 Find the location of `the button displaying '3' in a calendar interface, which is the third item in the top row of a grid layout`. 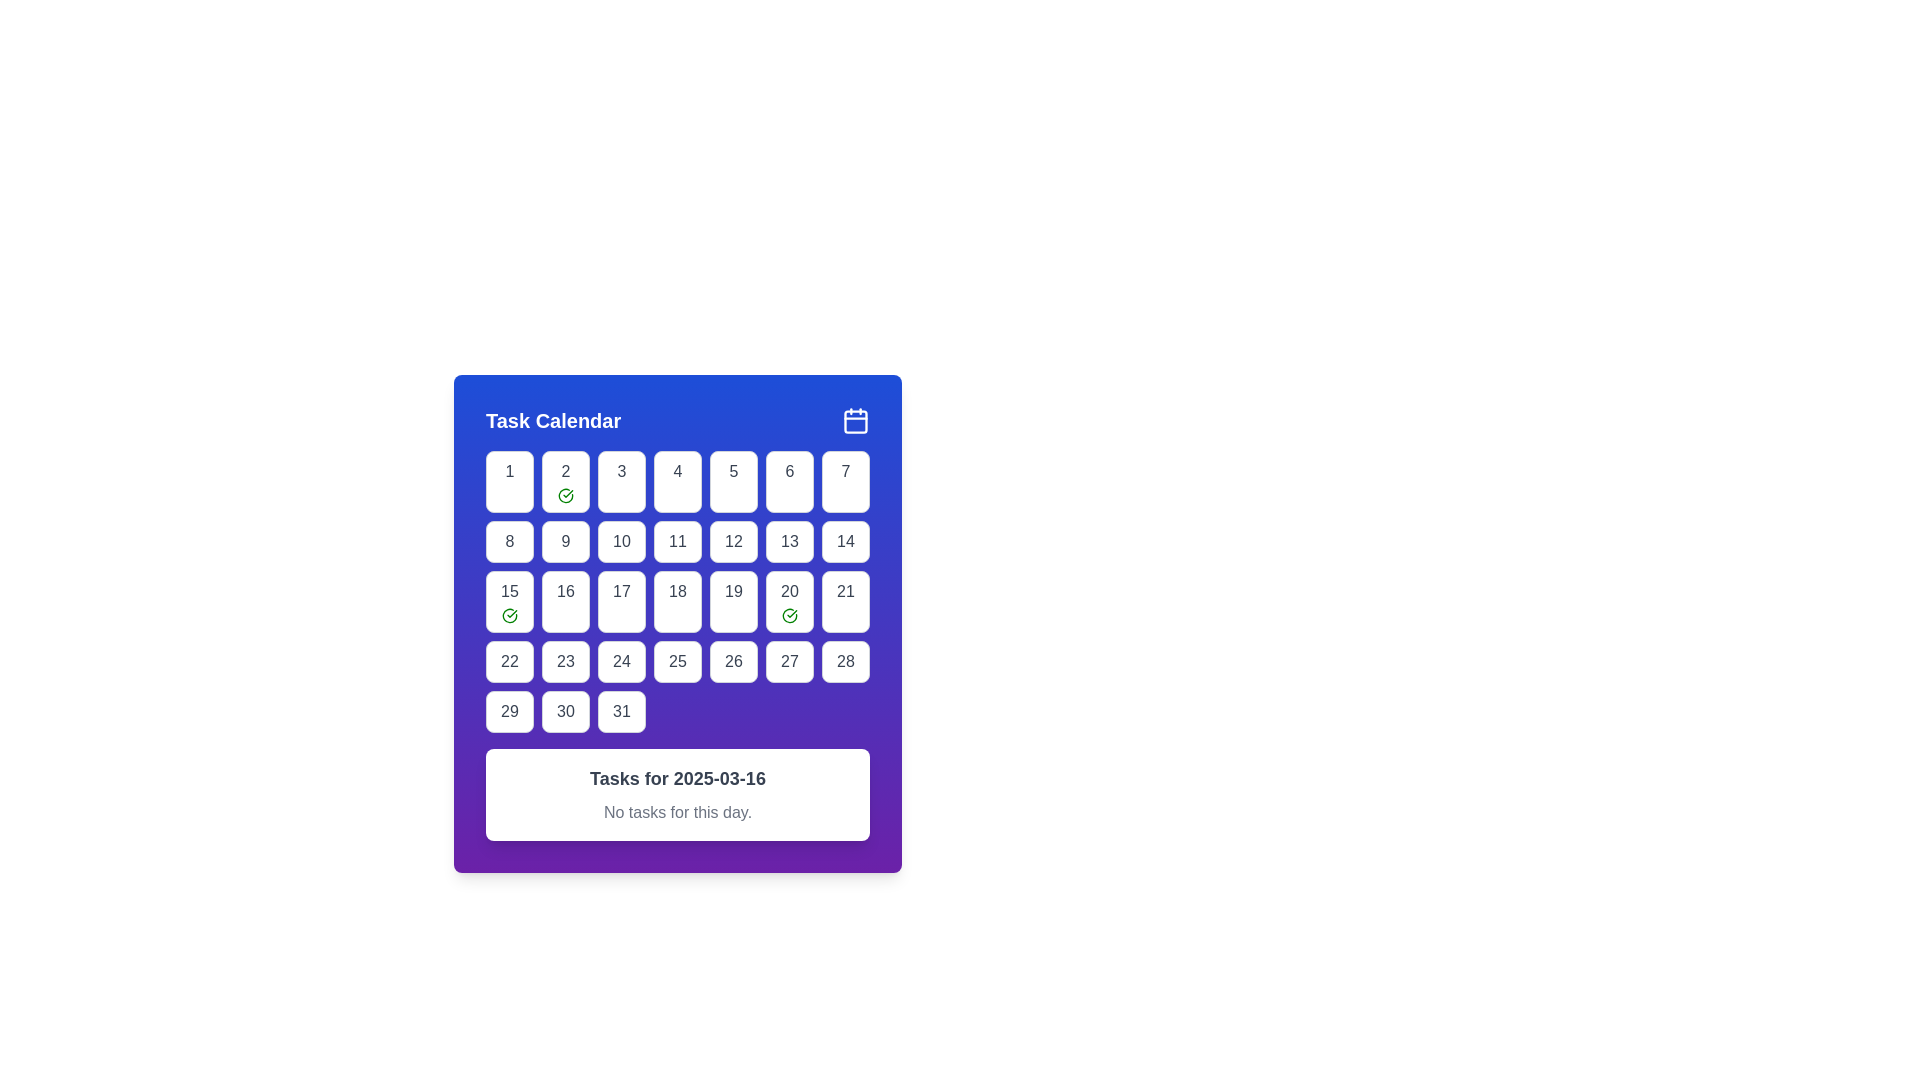

the button displaying '3' in a calendar interface, which is the third item in the top row of a grid layout is located at coordinates (621, 482).